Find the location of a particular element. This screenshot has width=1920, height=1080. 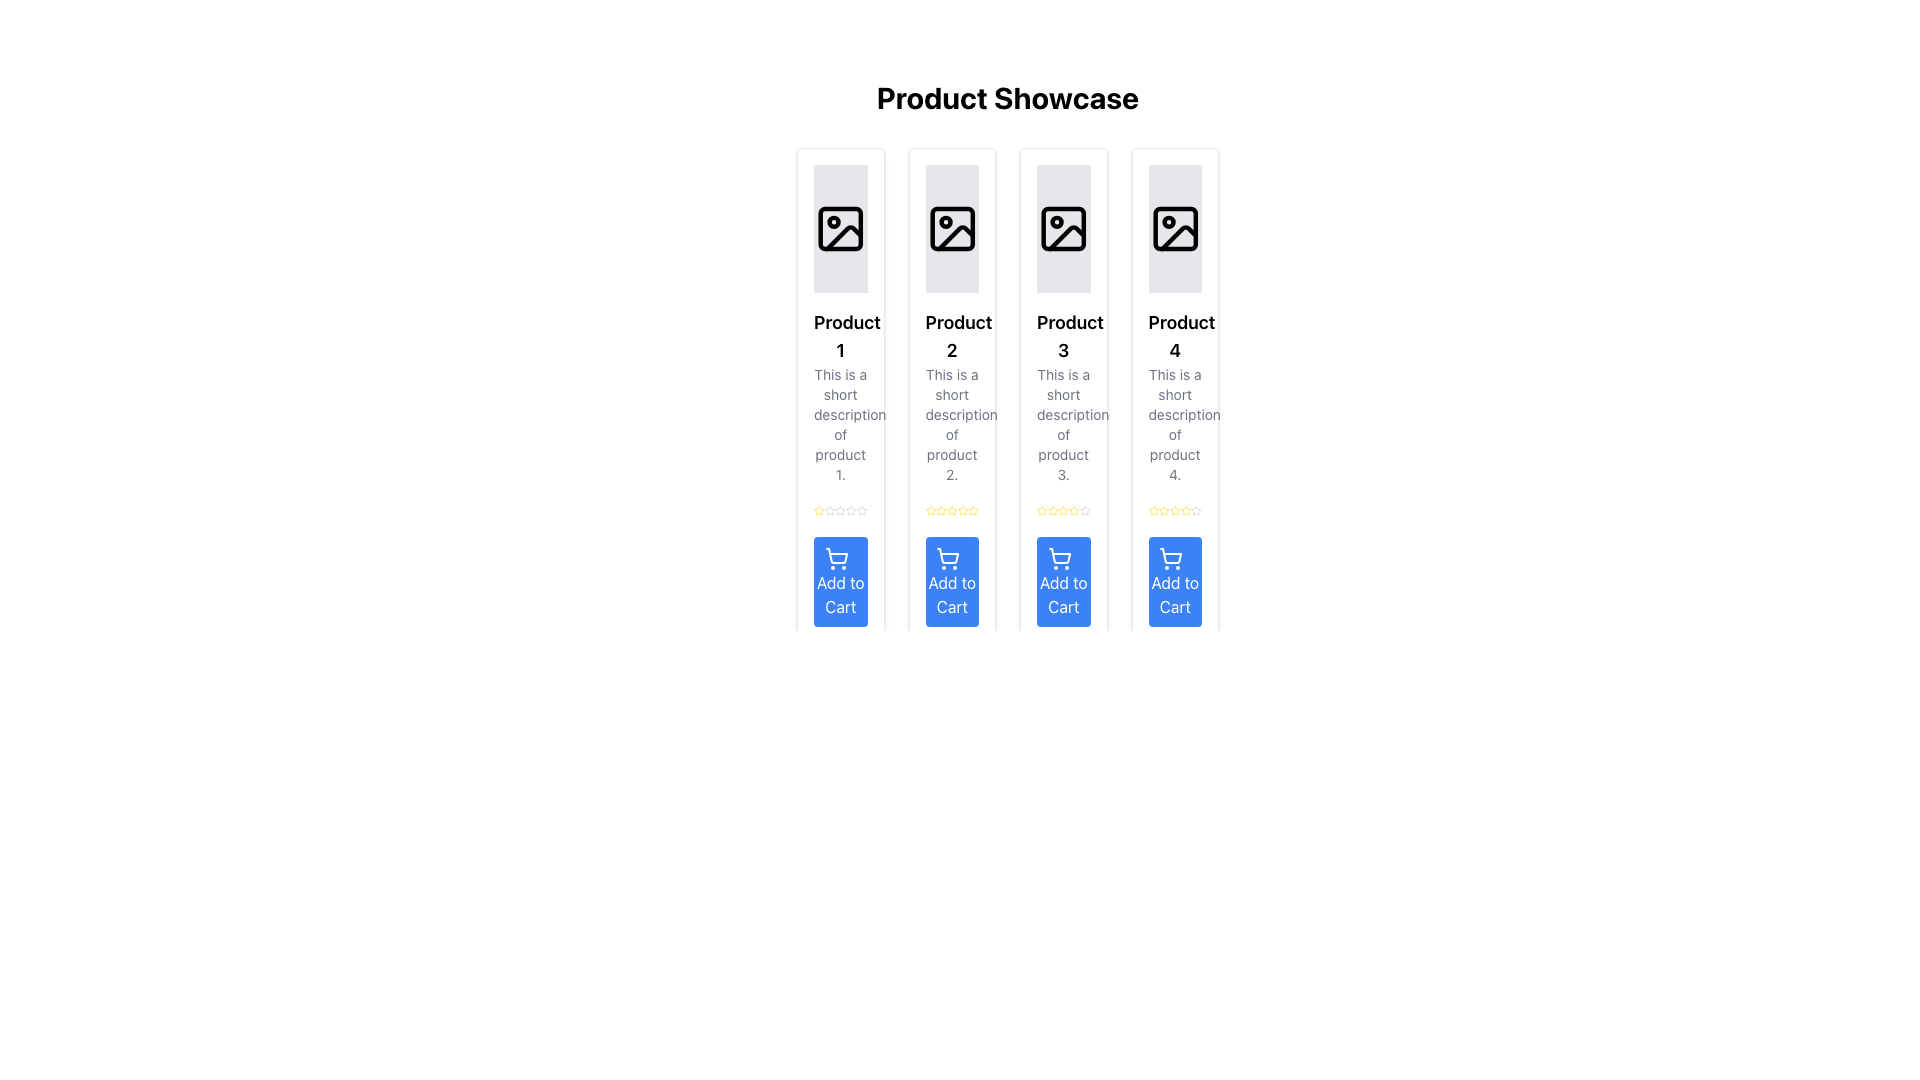

the visual state of the star icon used for rating purposes located in the product card labeled 'Product 3', positioned between the product description and the 'Add to Cart' button is located at coordinates (1041, 509).